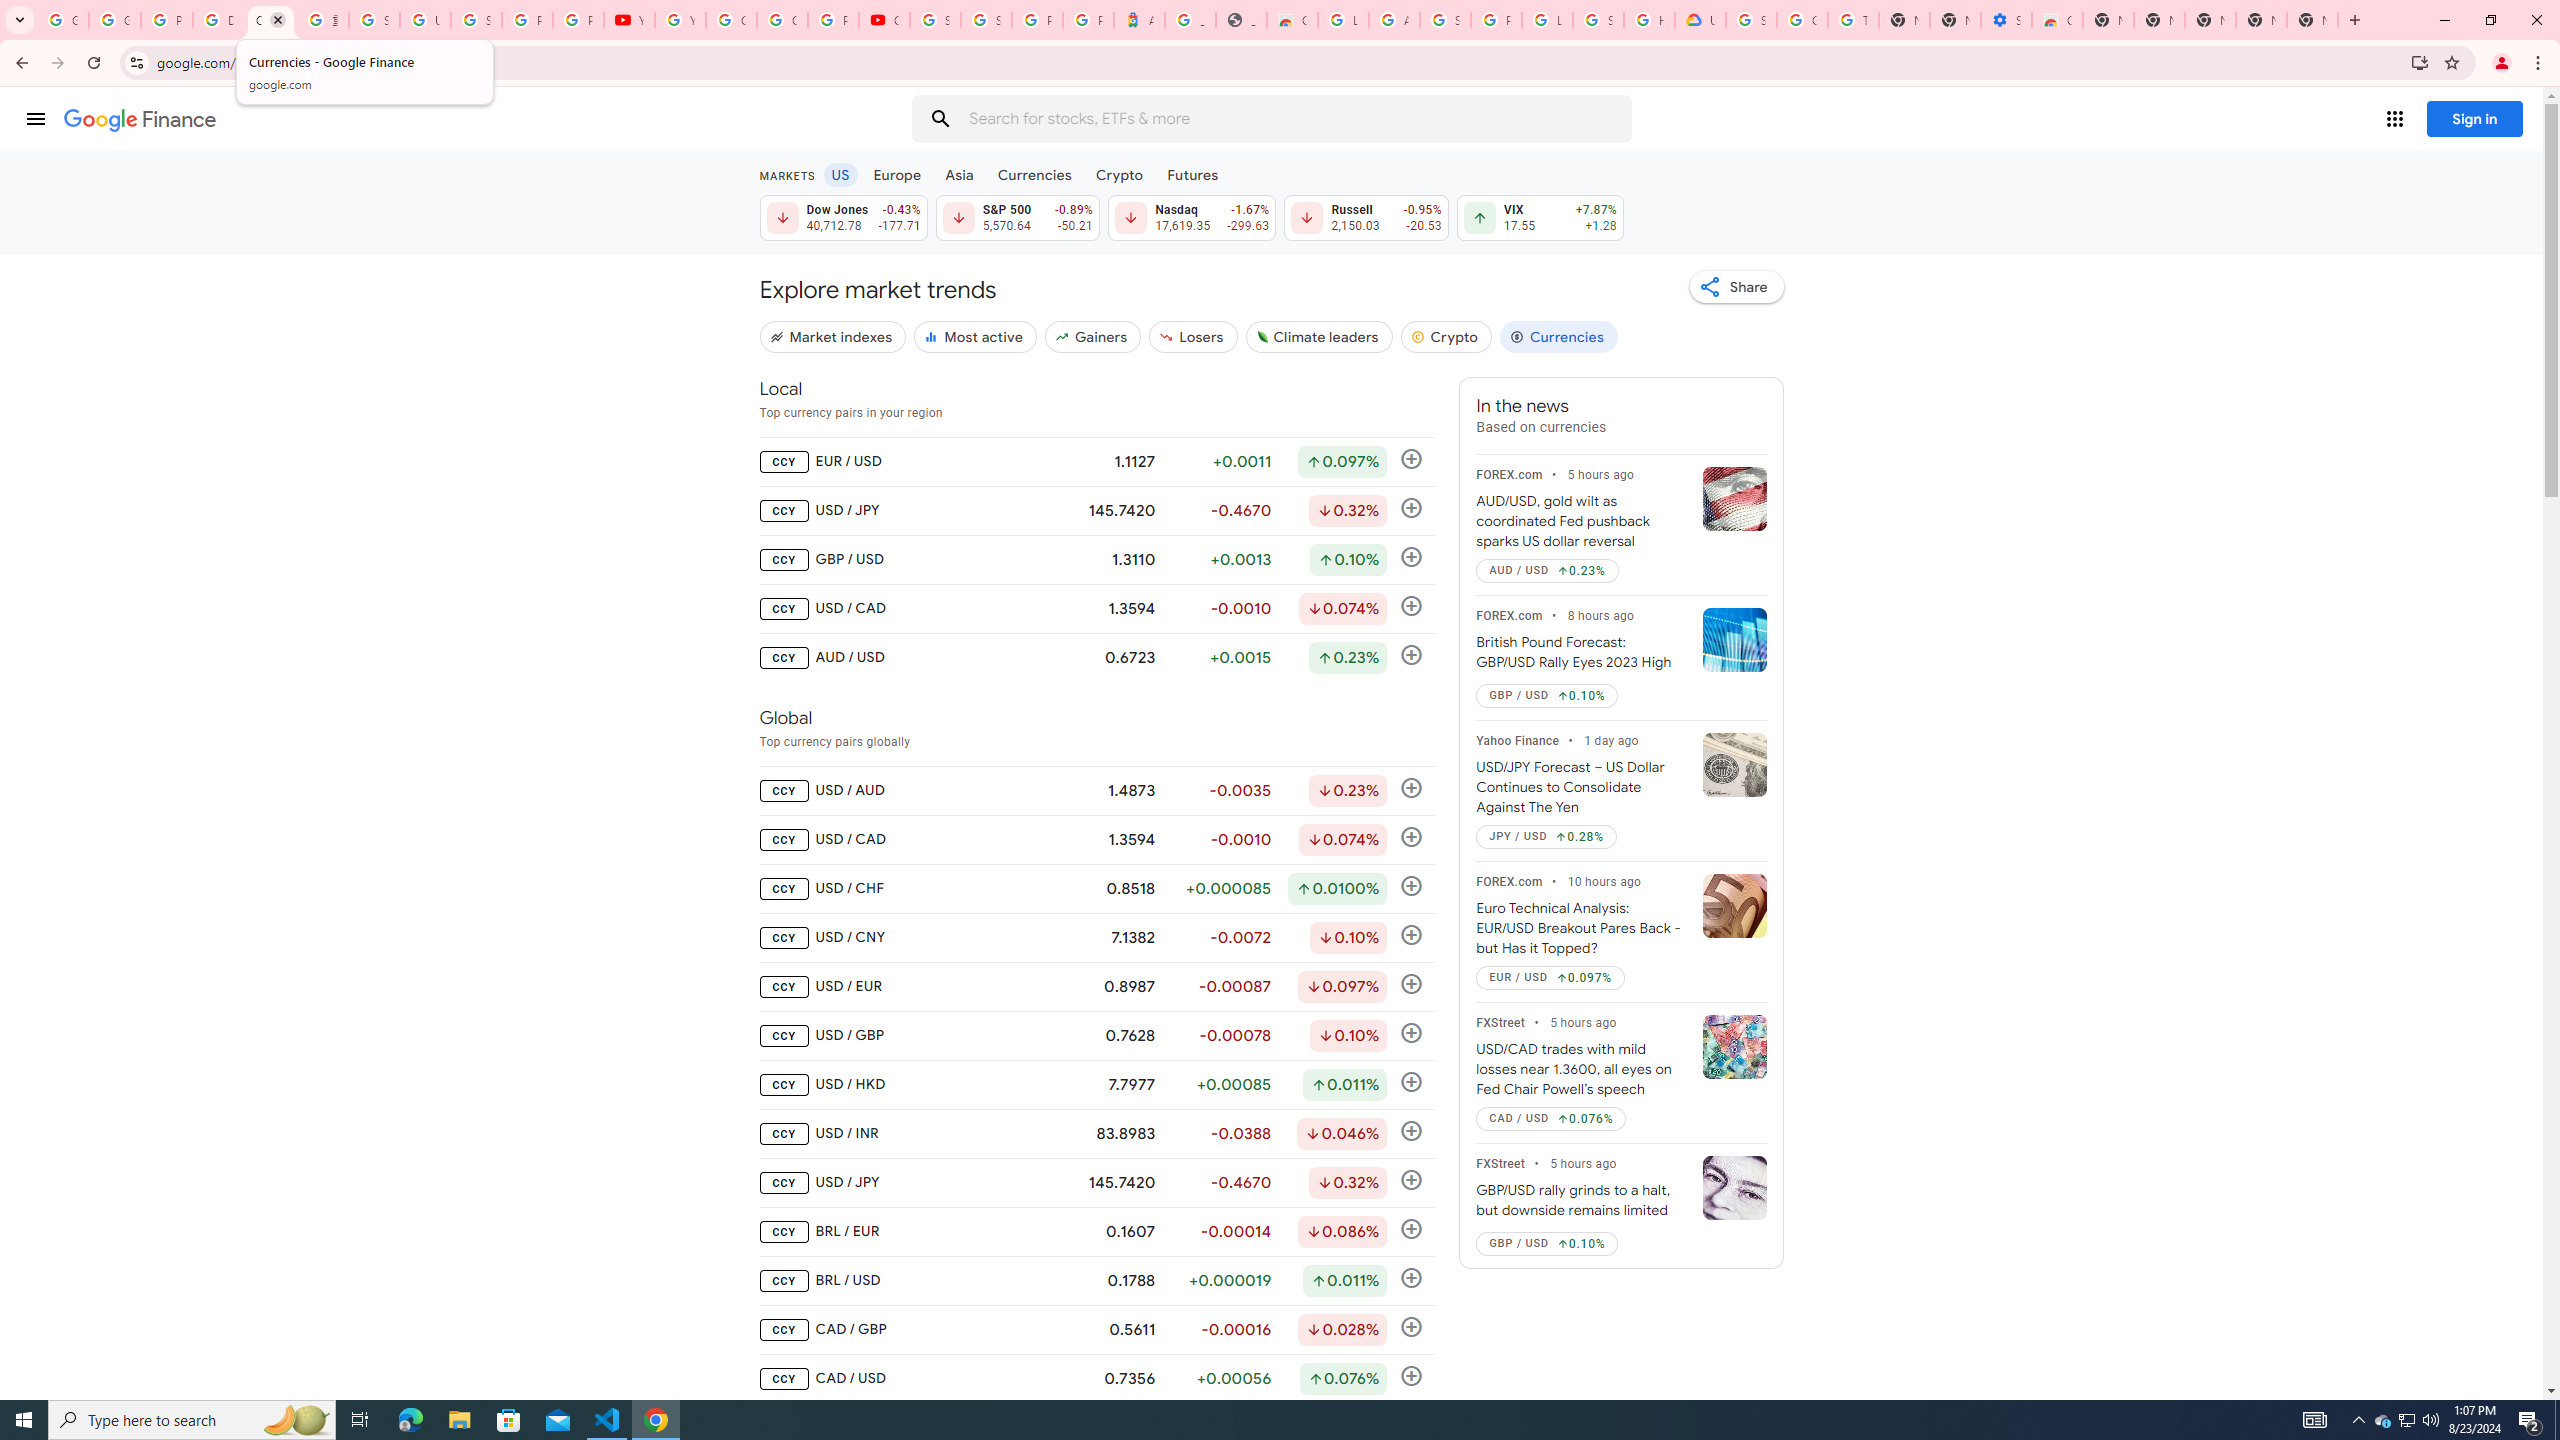 Image resolution: width=2560 pixels, height=1440 pixels. I want to click on 'Sign in', so click(2474, 118).